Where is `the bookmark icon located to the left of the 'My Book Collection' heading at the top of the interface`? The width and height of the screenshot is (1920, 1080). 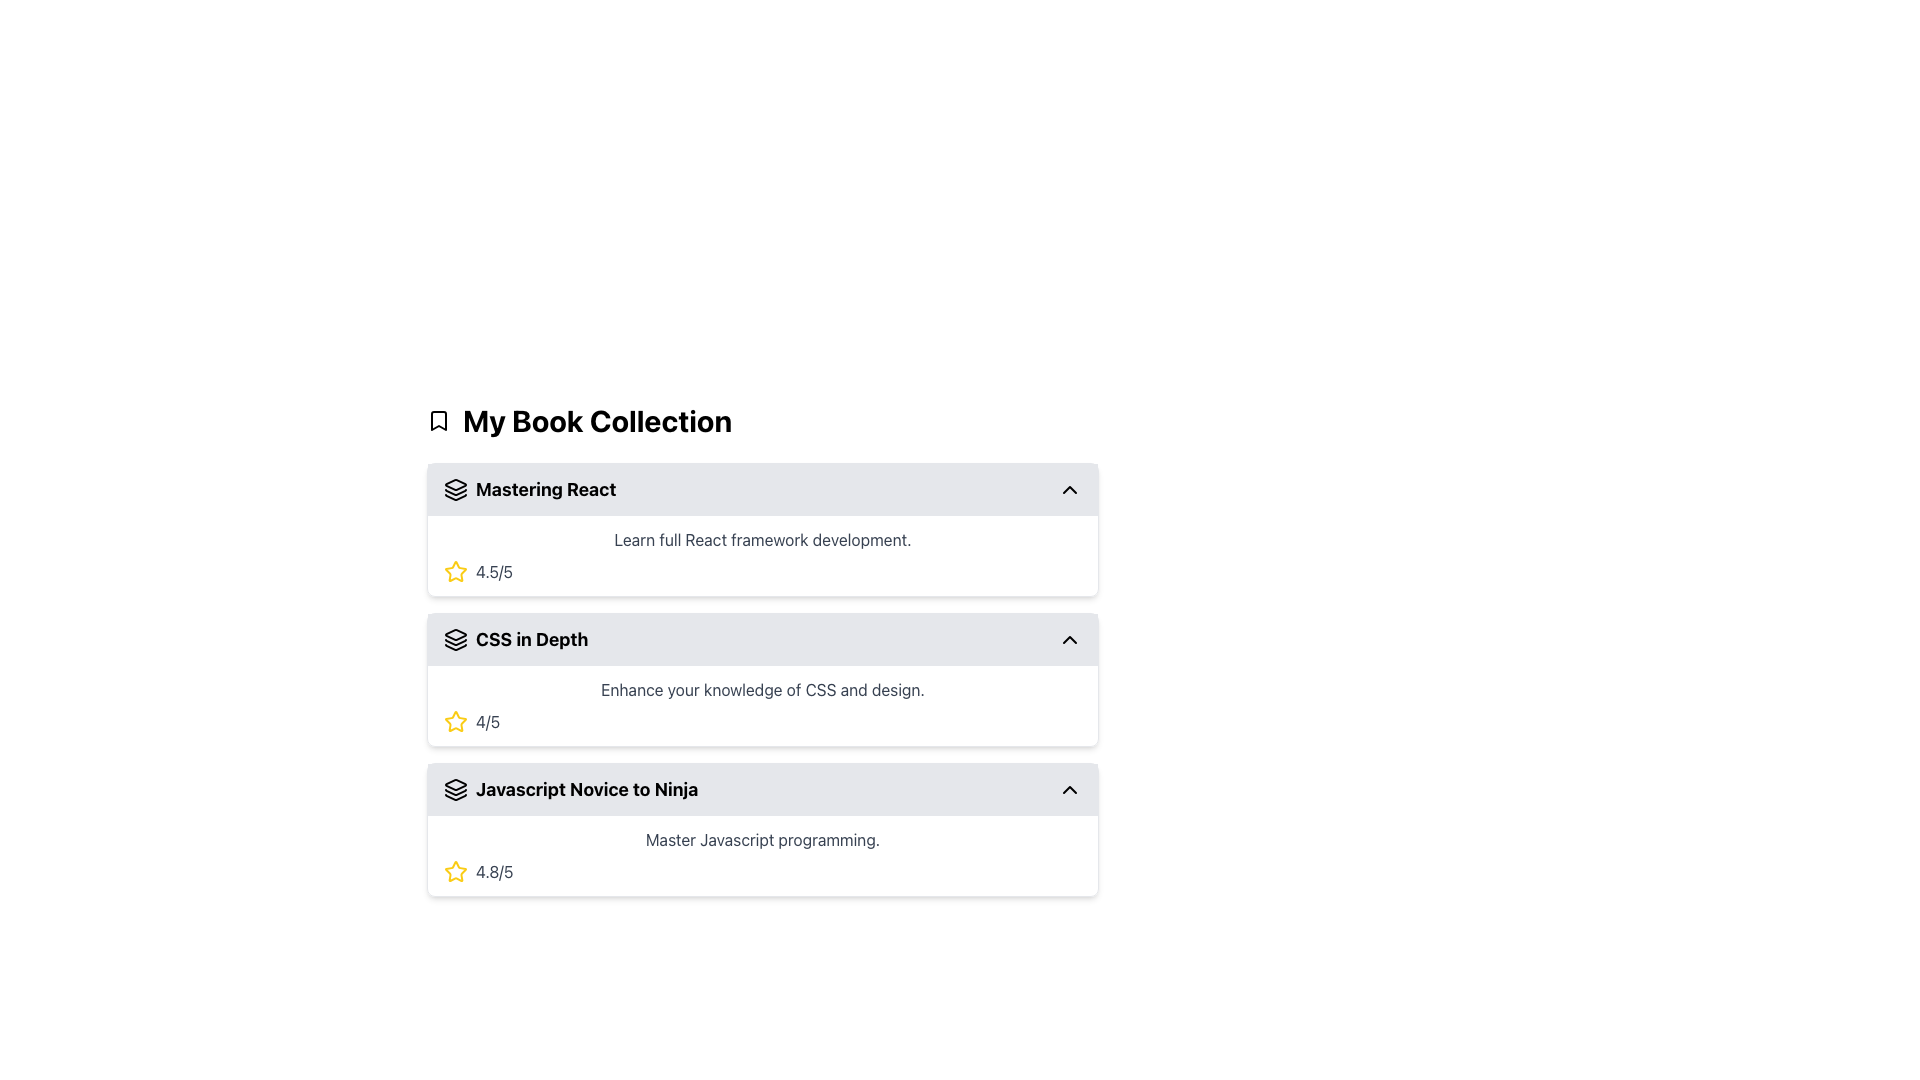 the bookmark icon located to the left of the 'My Book Collection' heading at the top of the interface is located at coordinates (437, 419).